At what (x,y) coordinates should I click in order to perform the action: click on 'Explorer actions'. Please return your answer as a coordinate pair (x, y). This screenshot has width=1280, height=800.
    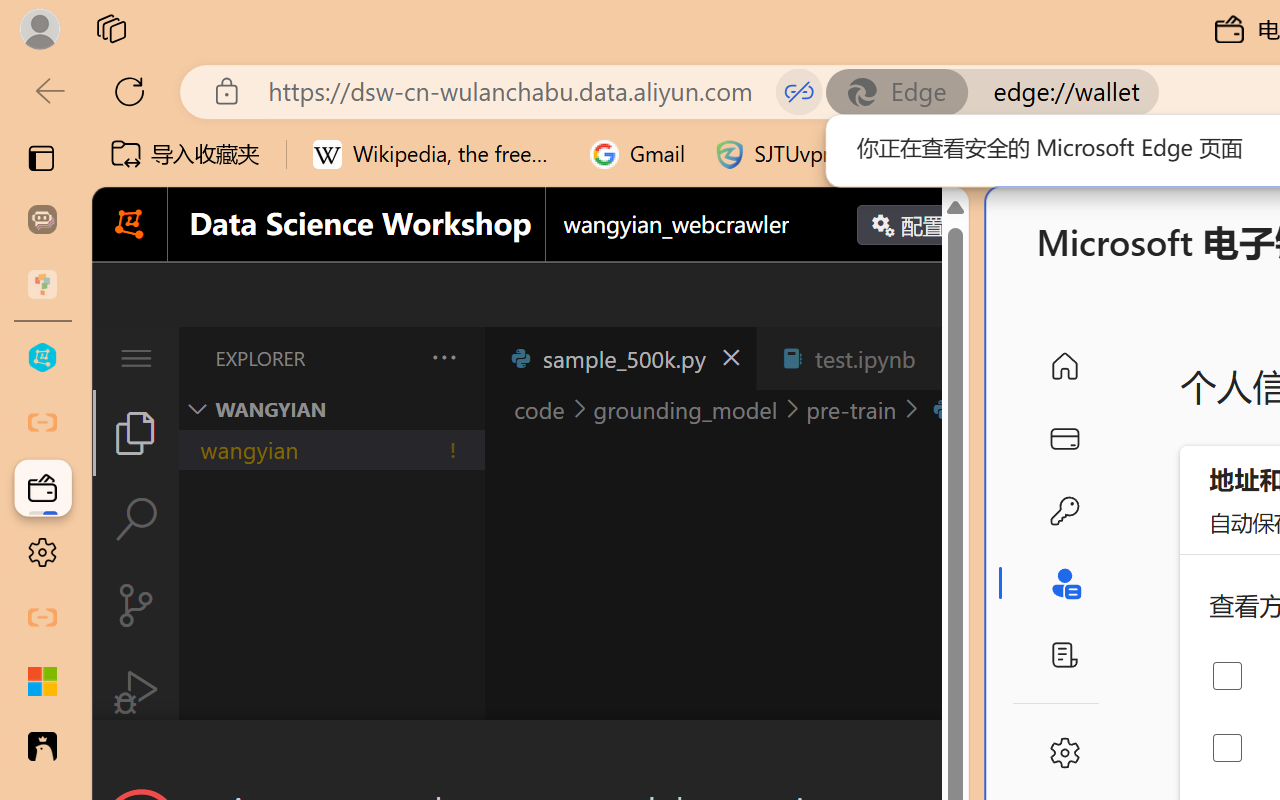
    Looking at the image, I should click on (391, 358).